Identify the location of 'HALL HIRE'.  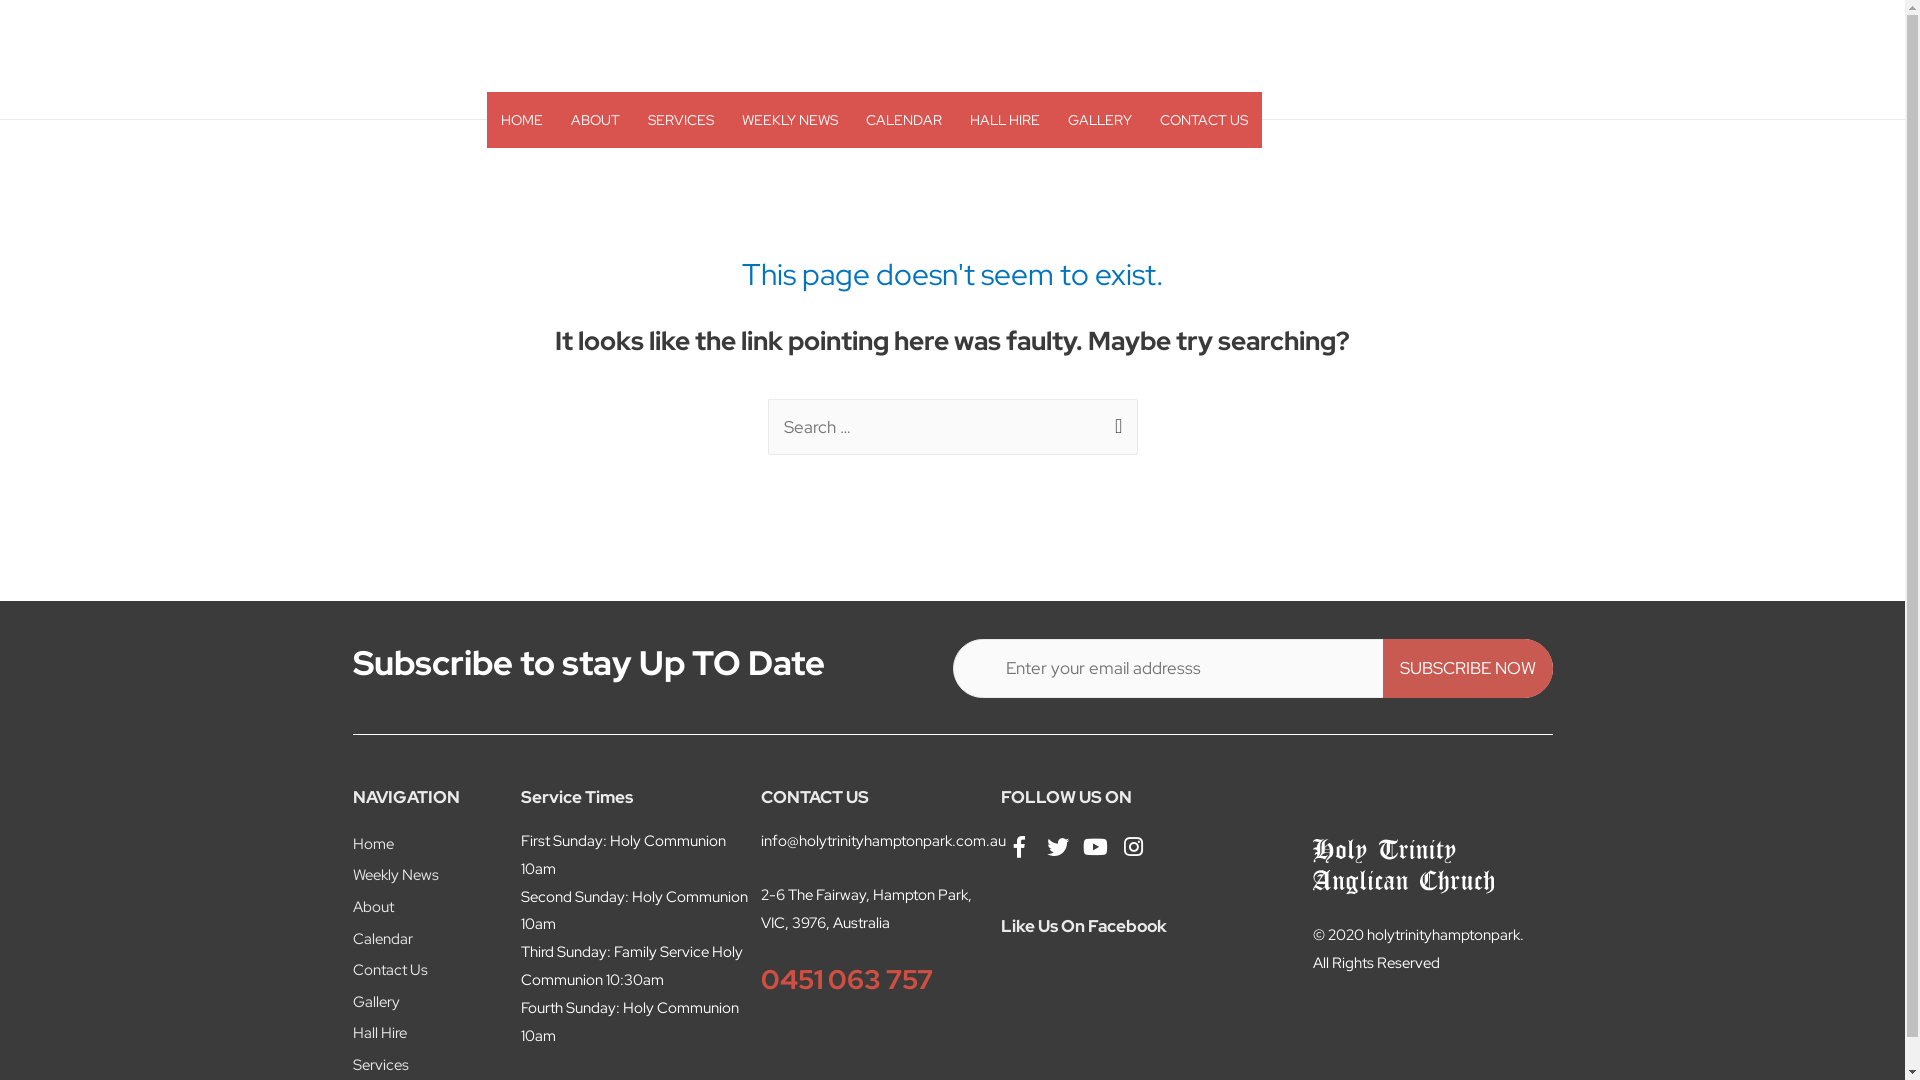
(1004, 119).